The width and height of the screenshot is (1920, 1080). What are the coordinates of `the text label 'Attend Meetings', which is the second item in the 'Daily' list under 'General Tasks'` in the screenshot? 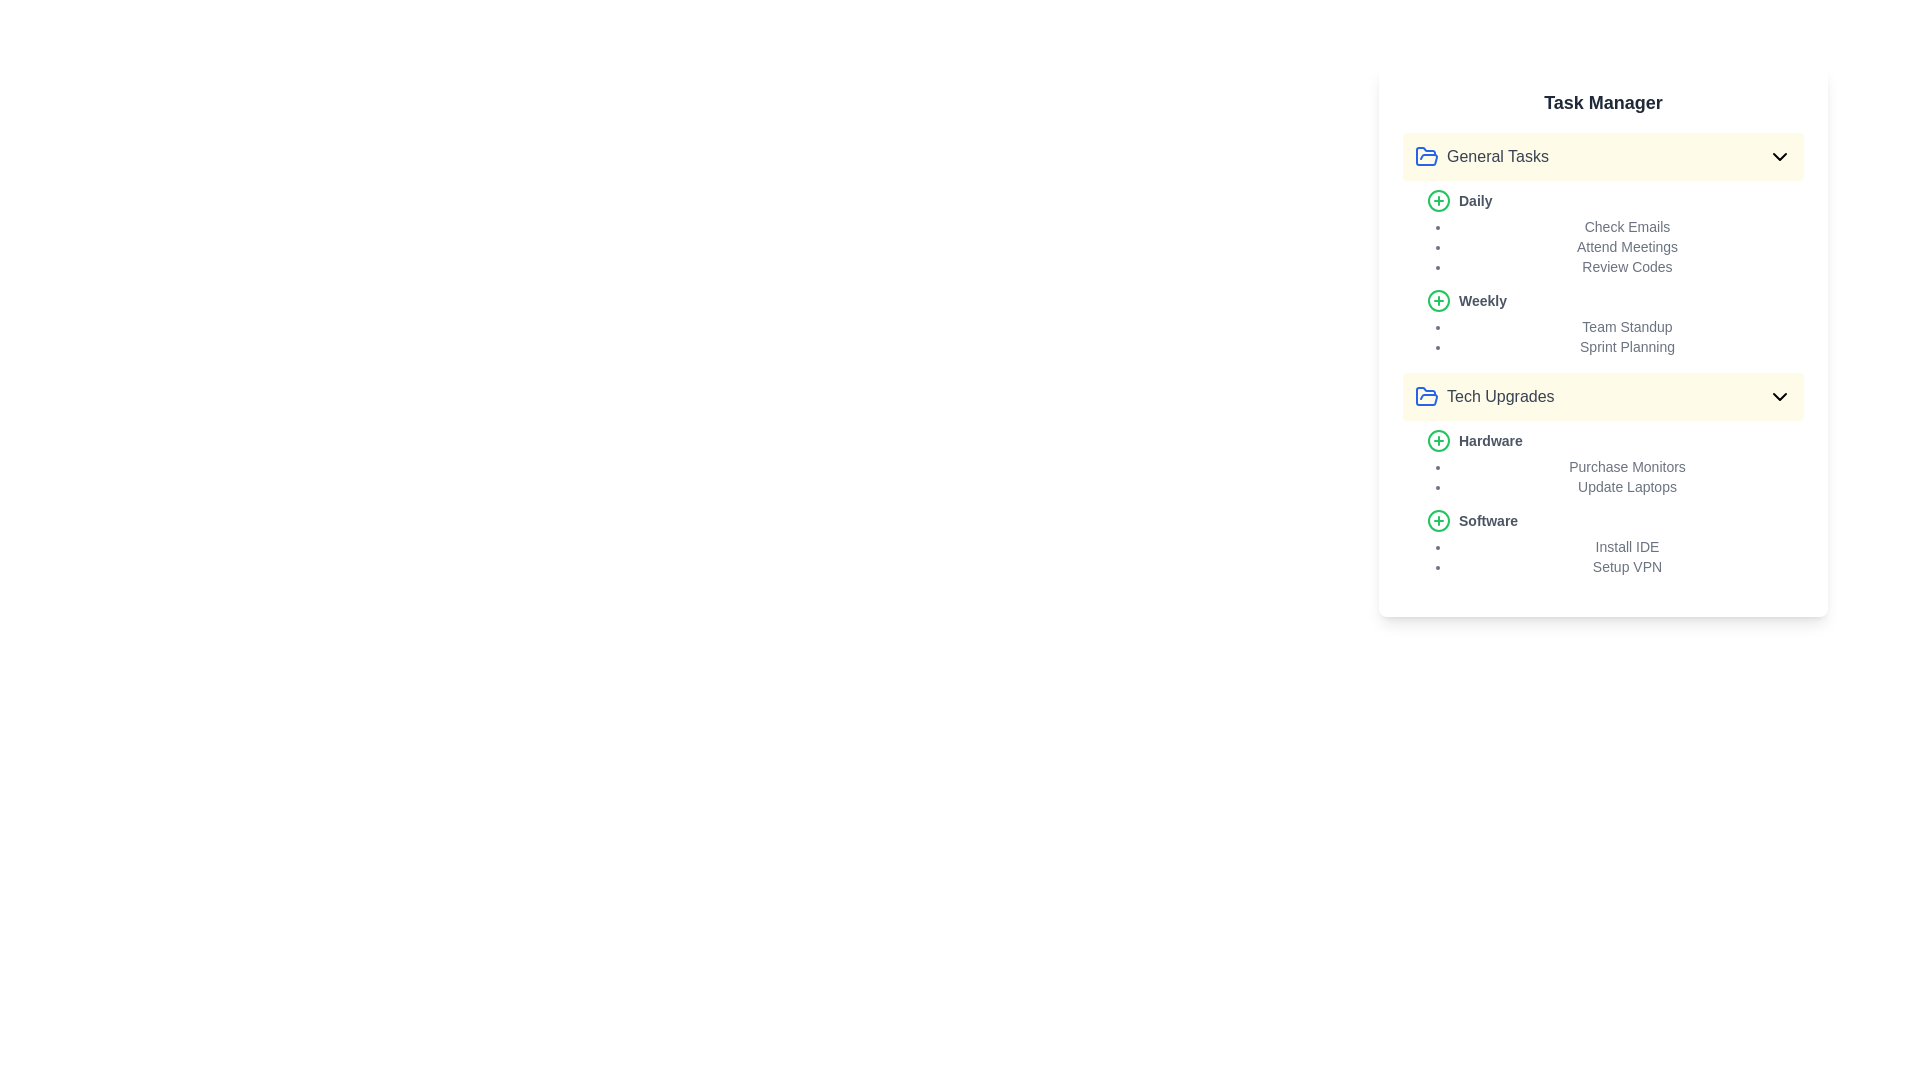 It's located at (1627, 245).